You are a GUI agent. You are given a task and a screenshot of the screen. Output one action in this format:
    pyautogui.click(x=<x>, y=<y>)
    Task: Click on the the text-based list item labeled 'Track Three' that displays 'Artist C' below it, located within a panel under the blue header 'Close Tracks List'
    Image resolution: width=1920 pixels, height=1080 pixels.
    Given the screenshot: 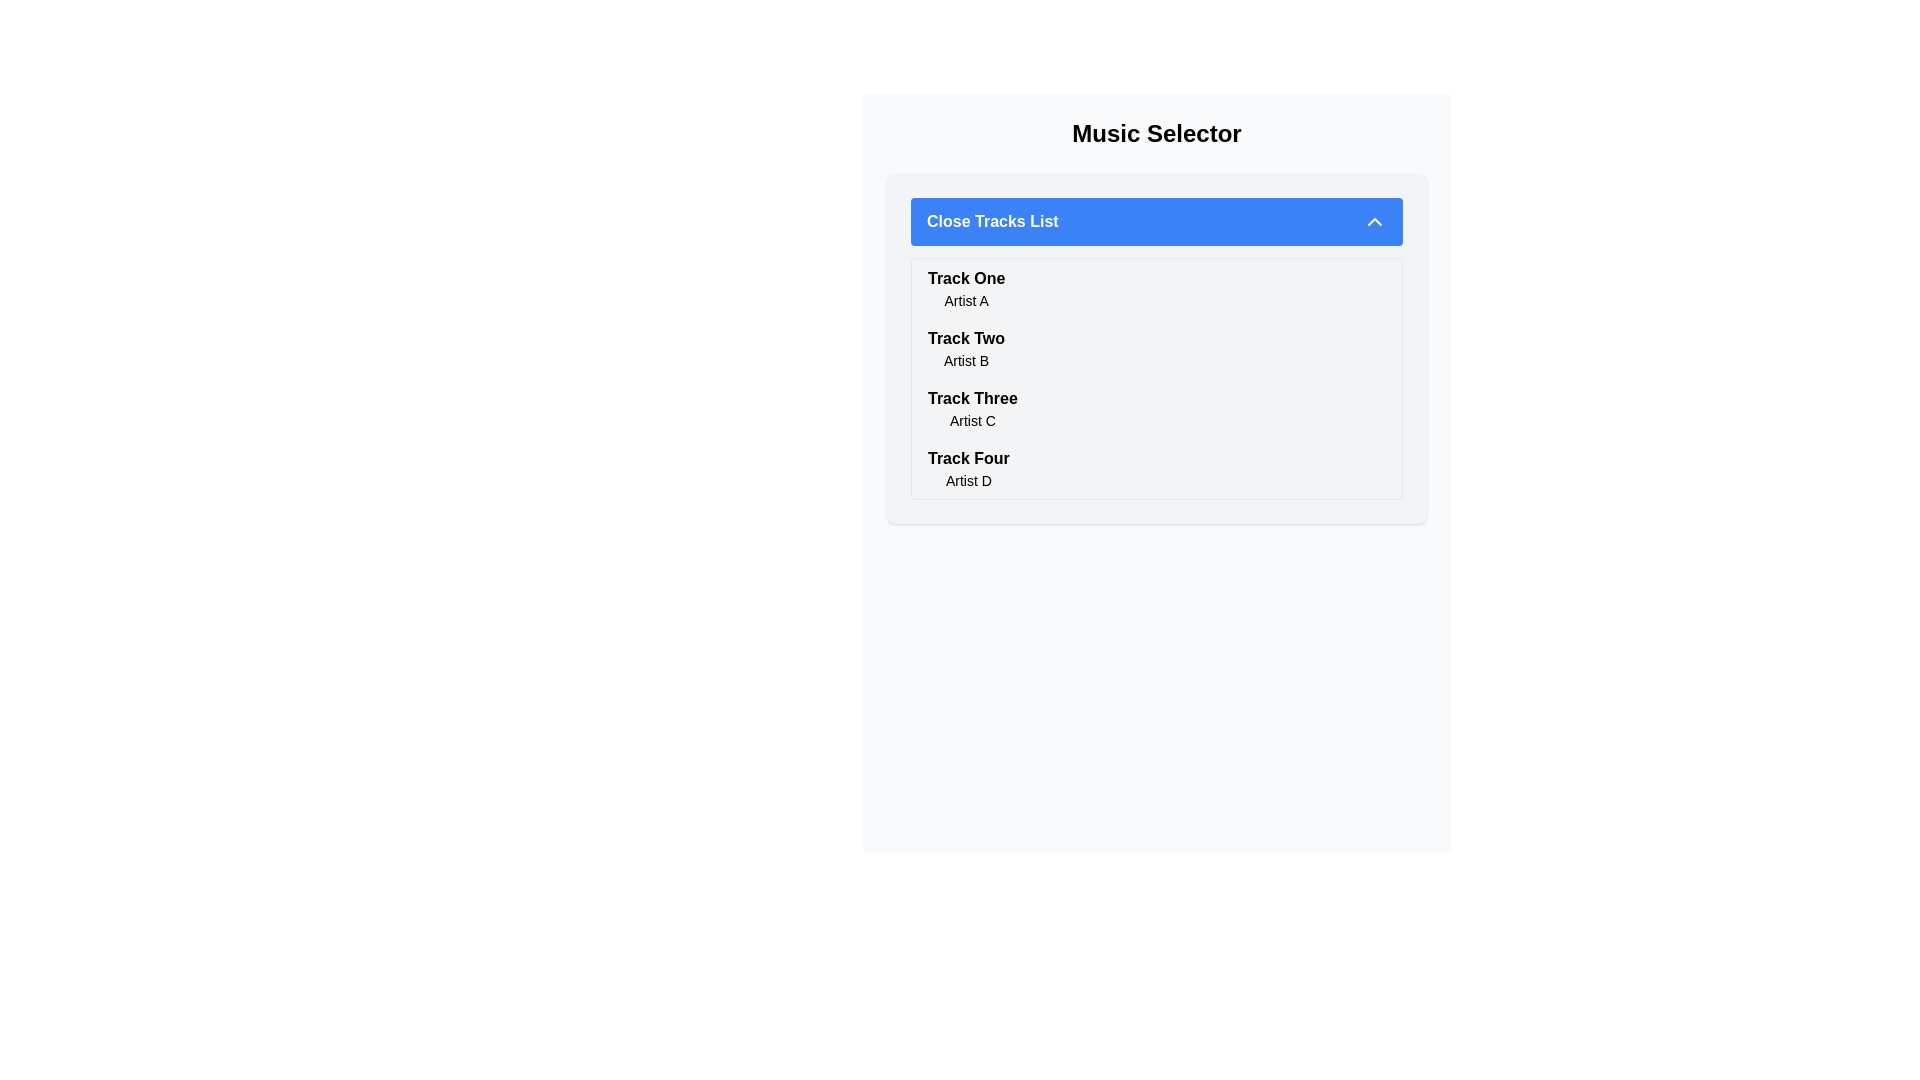 What is the action you would take?
    pyautogui.click(x=972, y=407)
    